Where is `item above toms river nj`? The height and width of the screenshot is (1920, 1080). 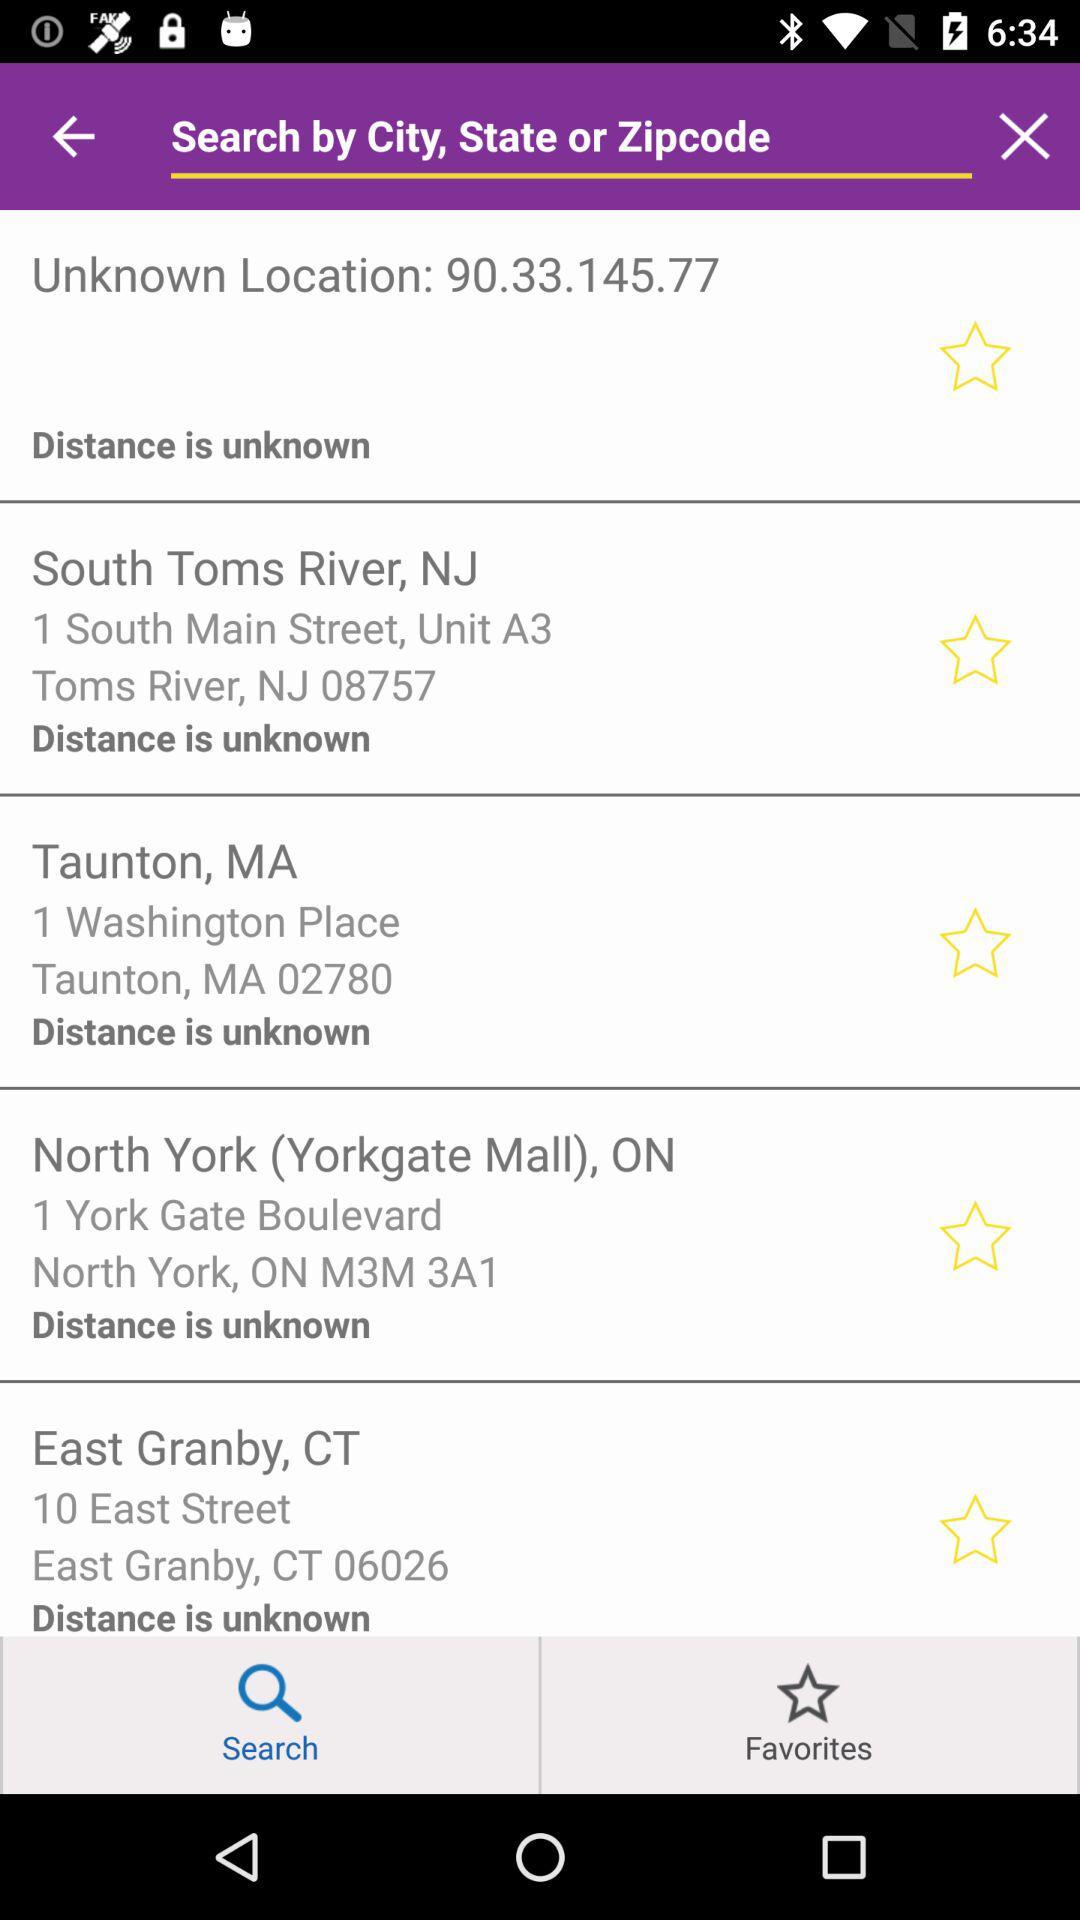
item above toms river nj is located at coordinates (470, 626).